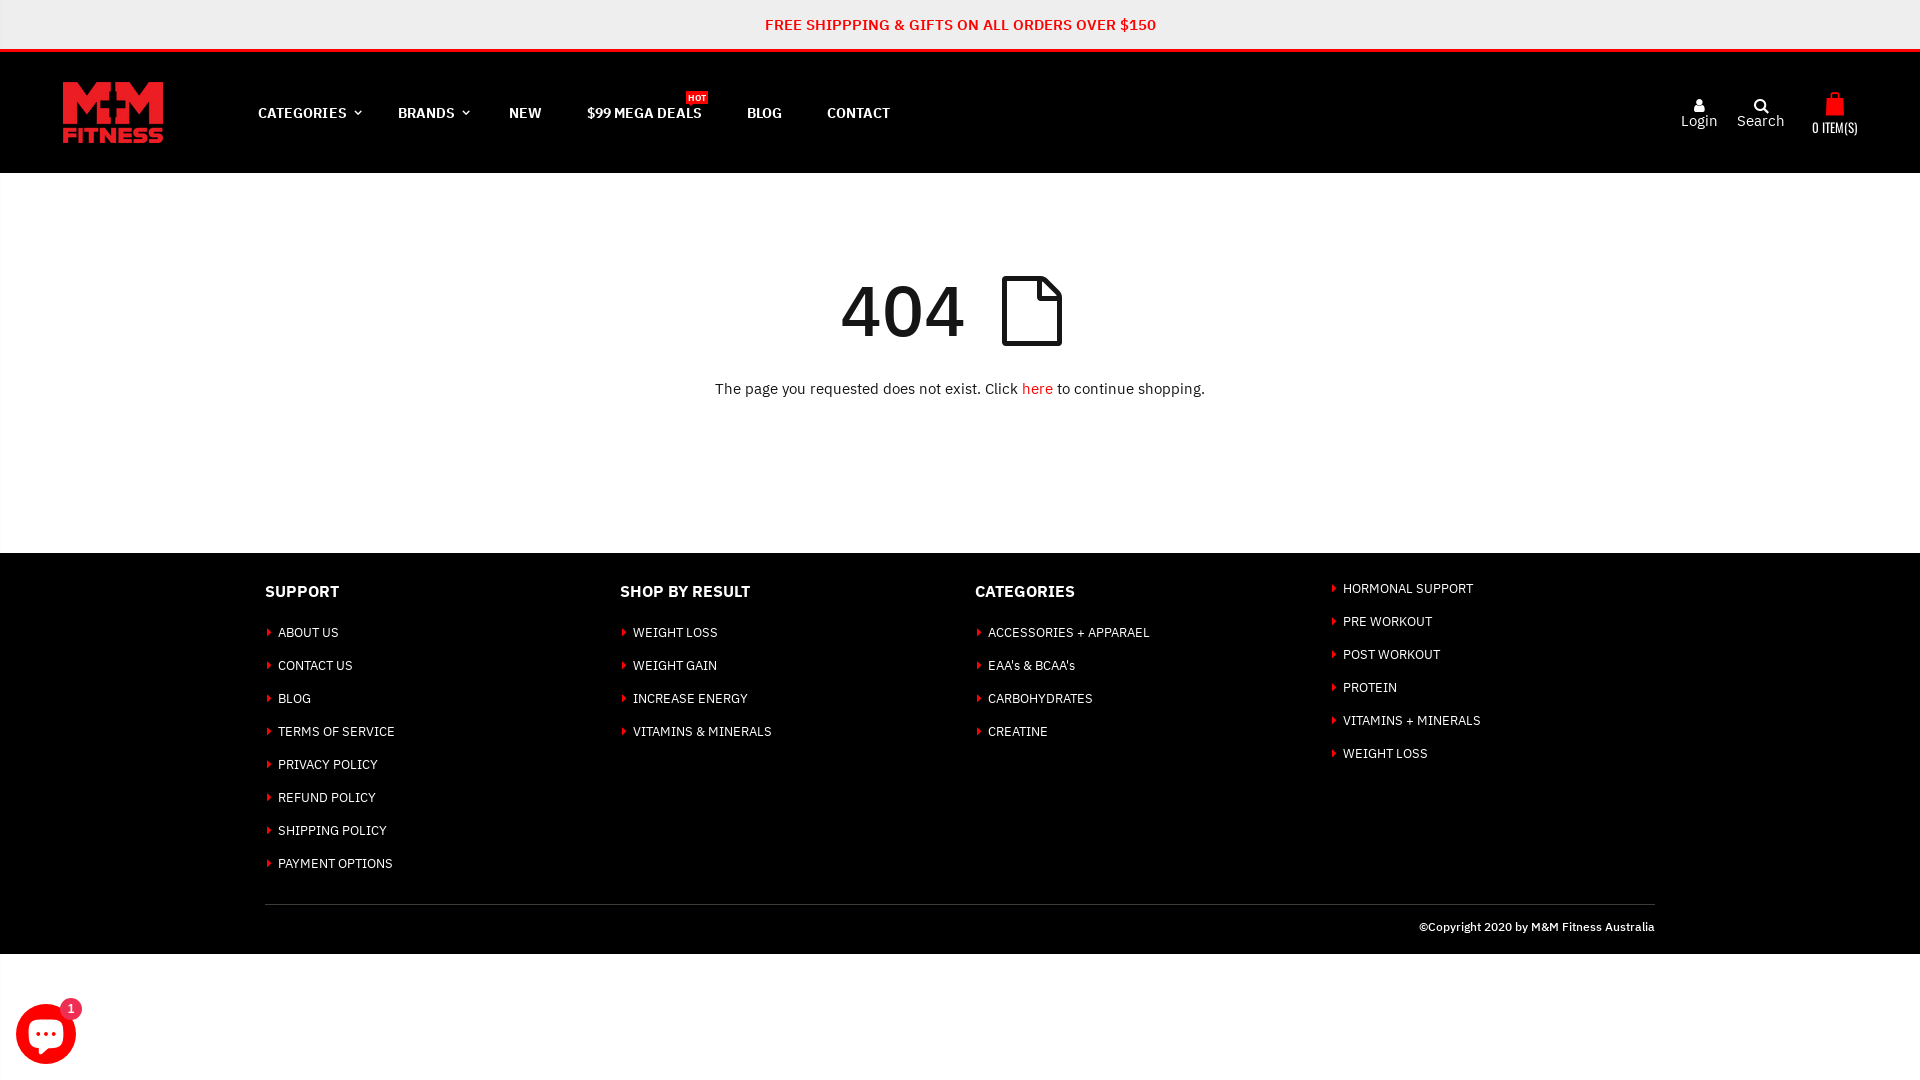 This screenshot has width=1920, height=1080. Describe the element at coordinates (1017, 731) in the screenshot. I see `'CREATINE'` at that location.